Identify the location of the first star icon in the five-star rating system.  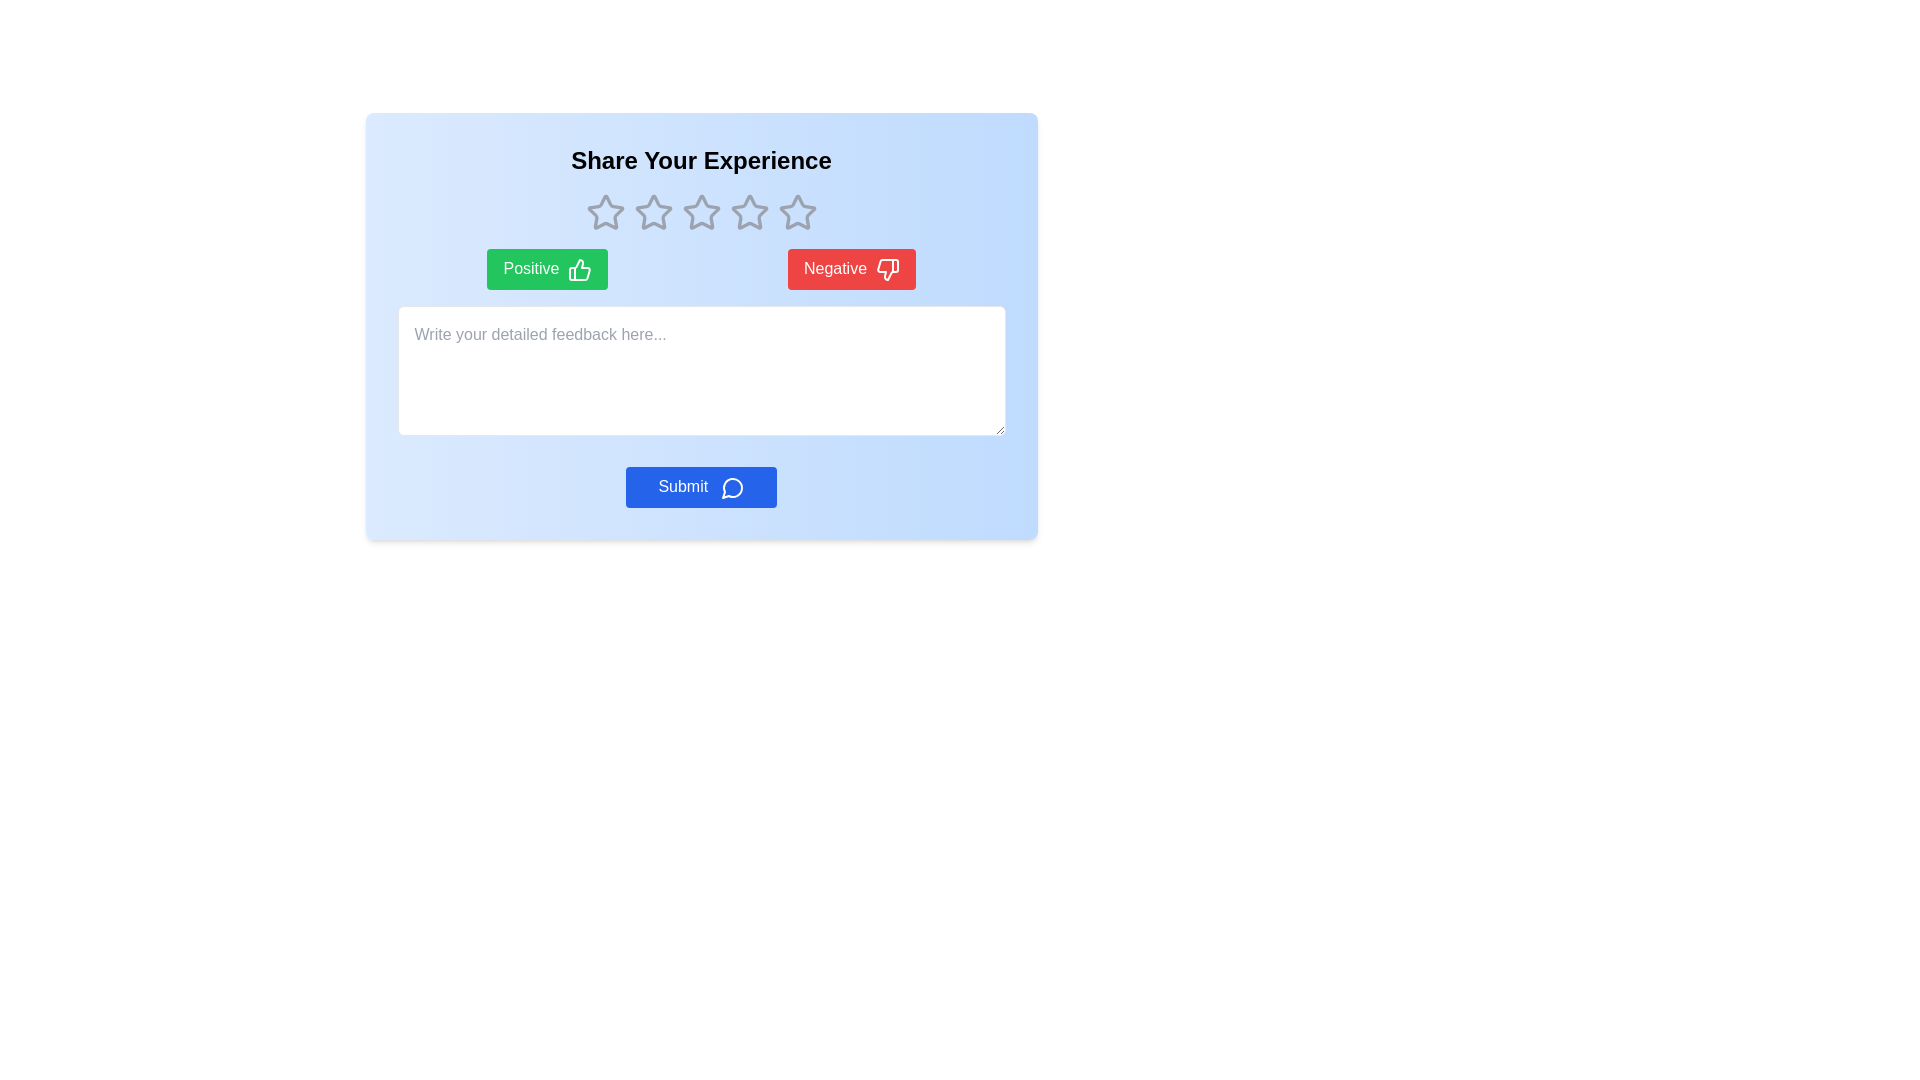
(604, 212).